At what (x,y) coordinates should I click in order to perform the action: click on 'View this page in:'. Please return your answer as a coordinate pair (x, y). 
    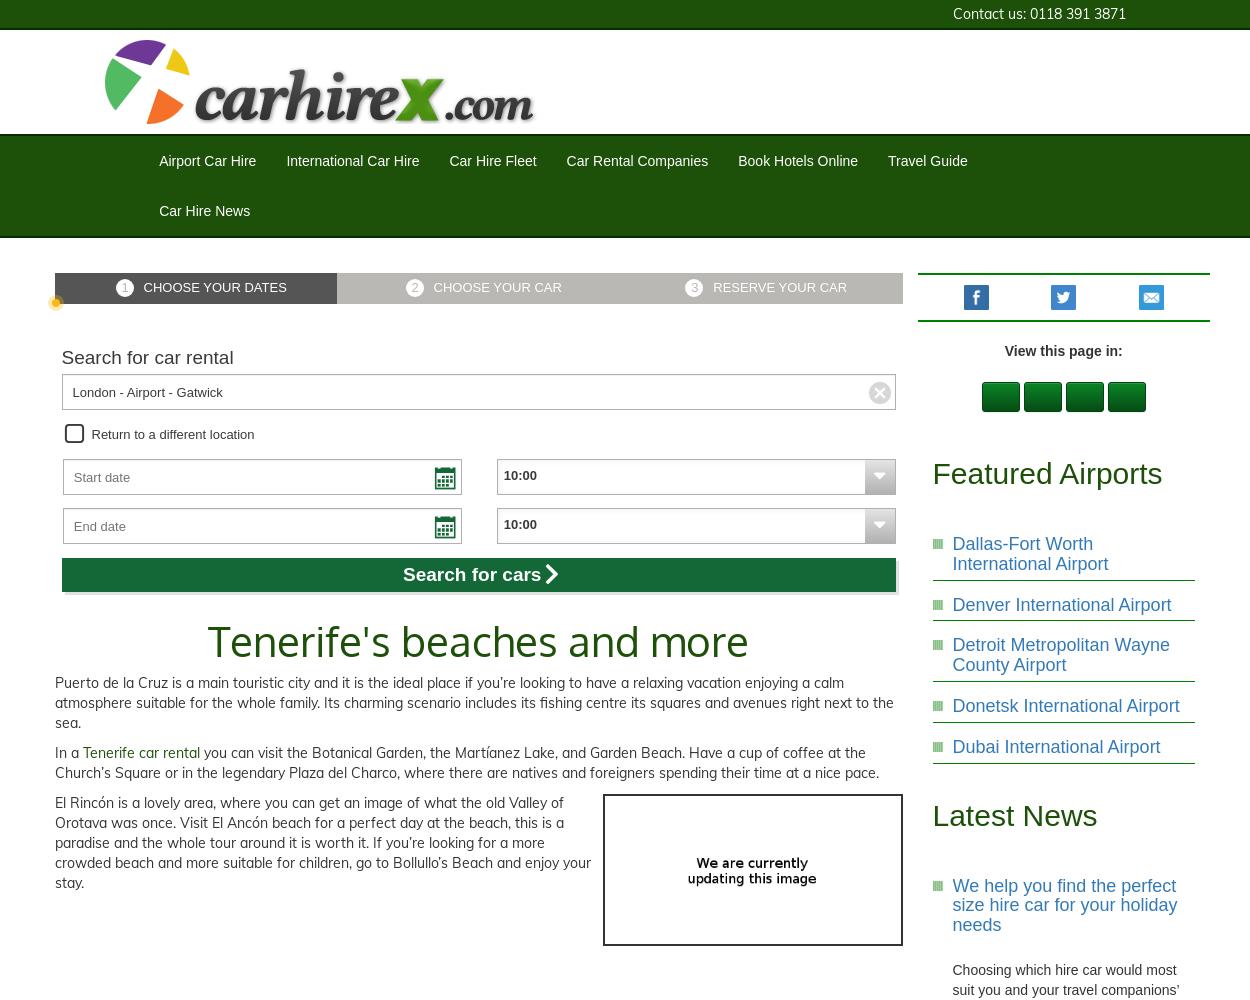
    Looking at the image, I should click on (1062, 349).